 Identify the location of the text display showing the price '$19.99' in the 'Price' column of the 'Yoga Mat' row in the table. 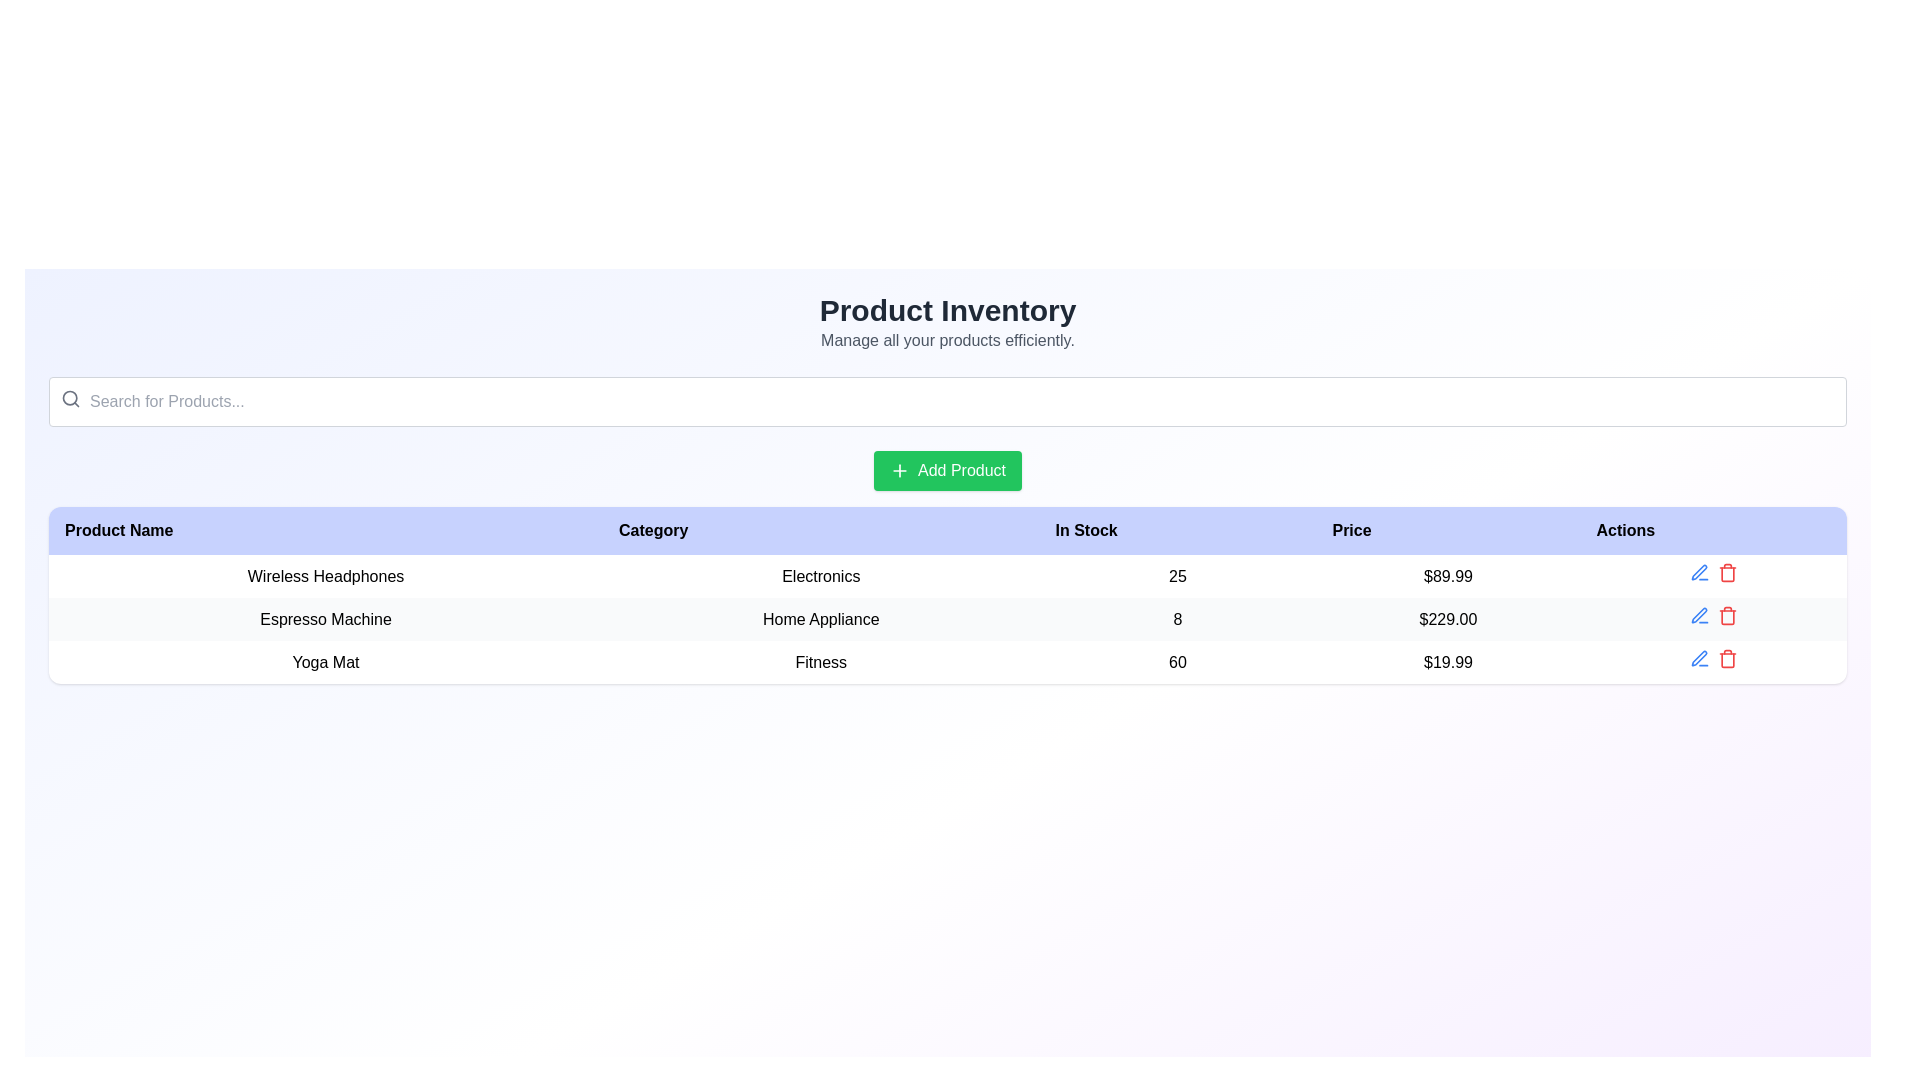
(1448, 662).